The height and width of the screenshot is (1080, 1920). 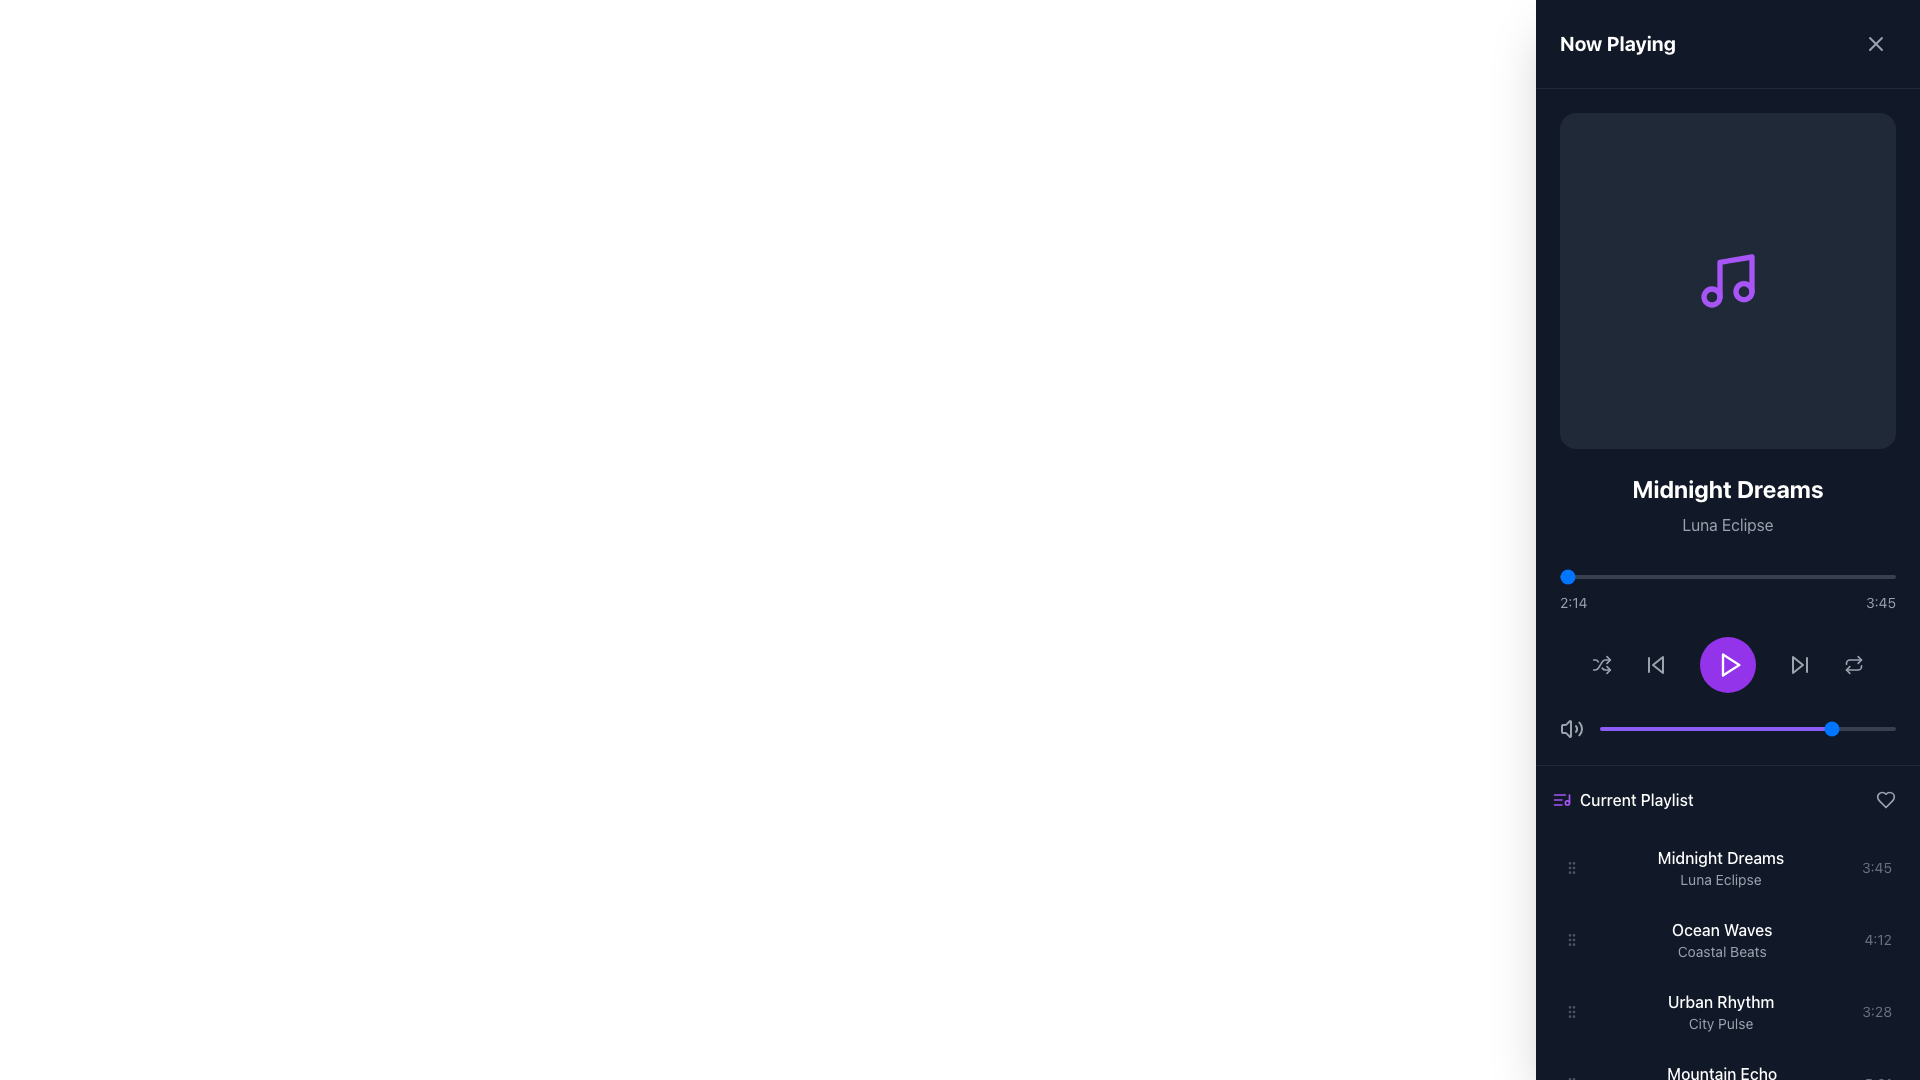 I want to click on the playback progress, so click(x=1736, y=577).